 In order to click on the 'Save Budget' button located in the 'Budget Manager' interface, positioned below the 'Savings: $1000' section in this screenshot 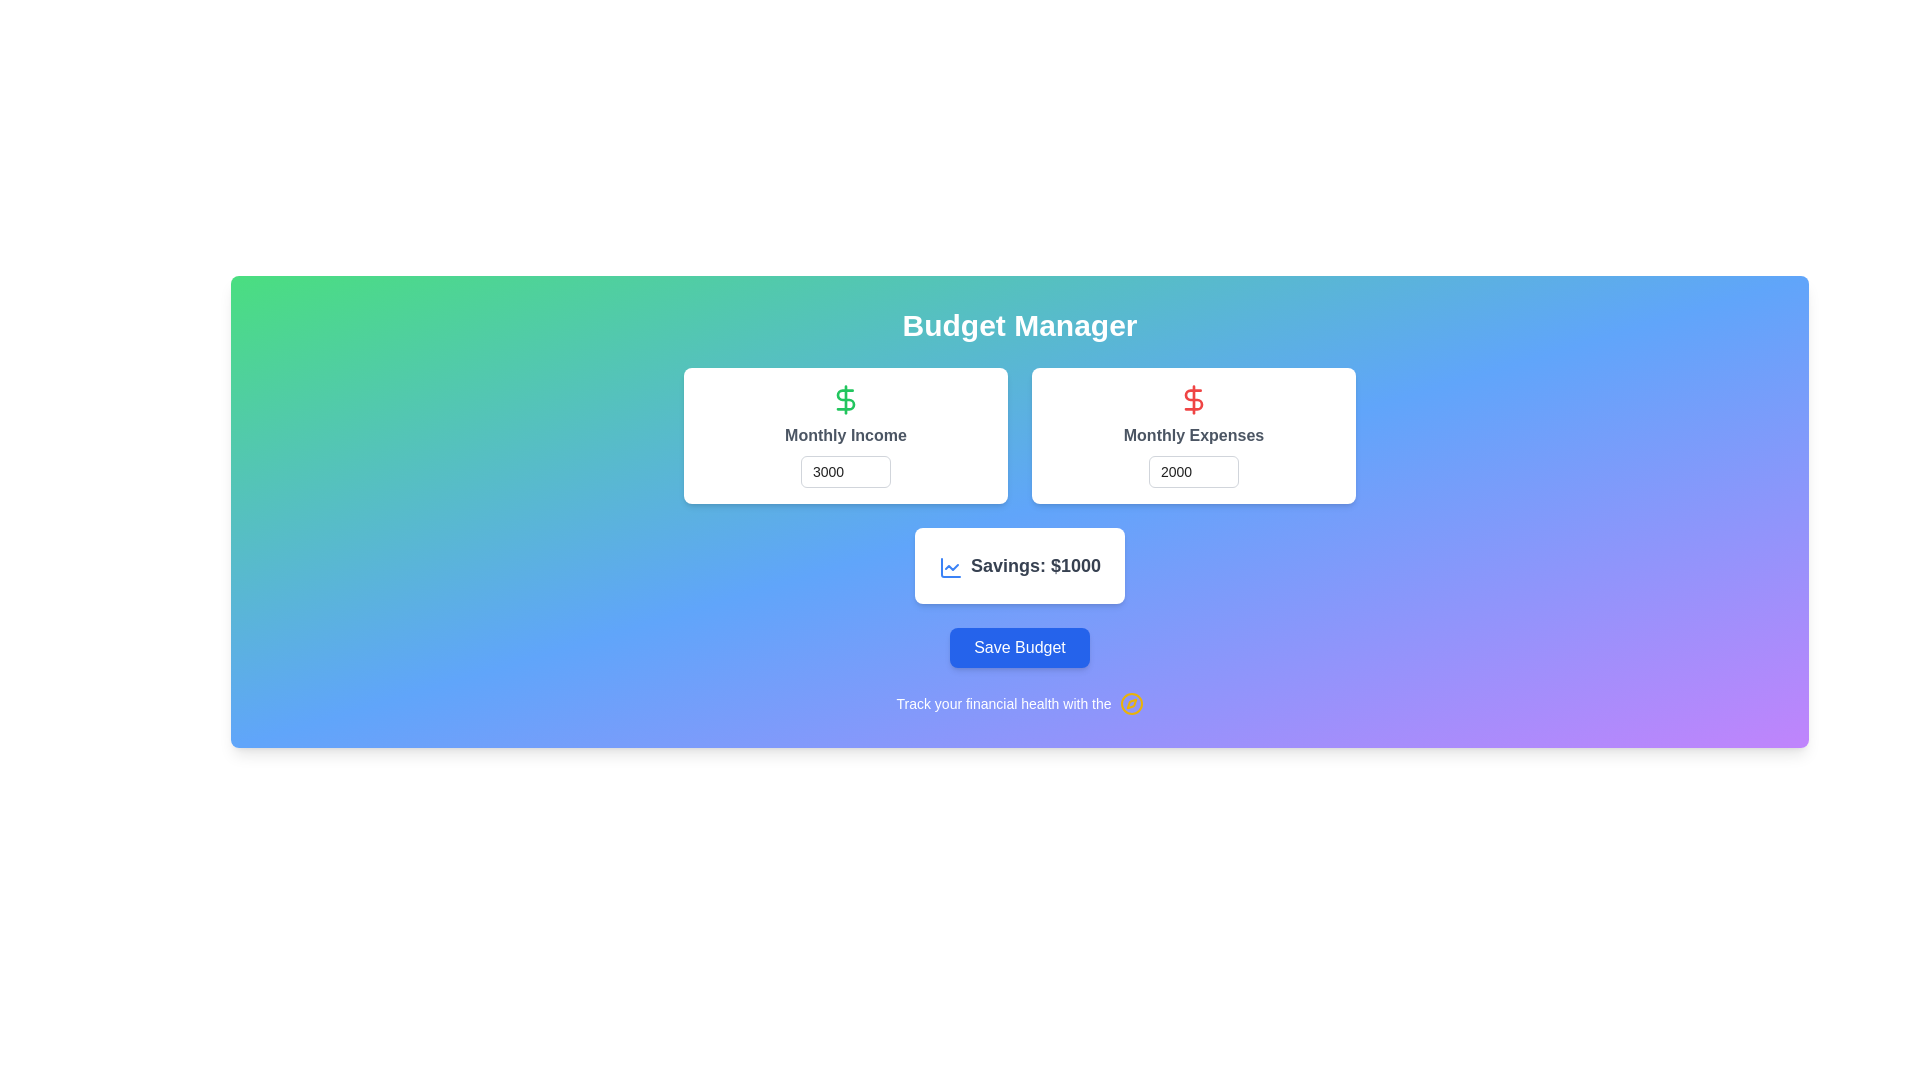, I will do `click(1019, 648)`.